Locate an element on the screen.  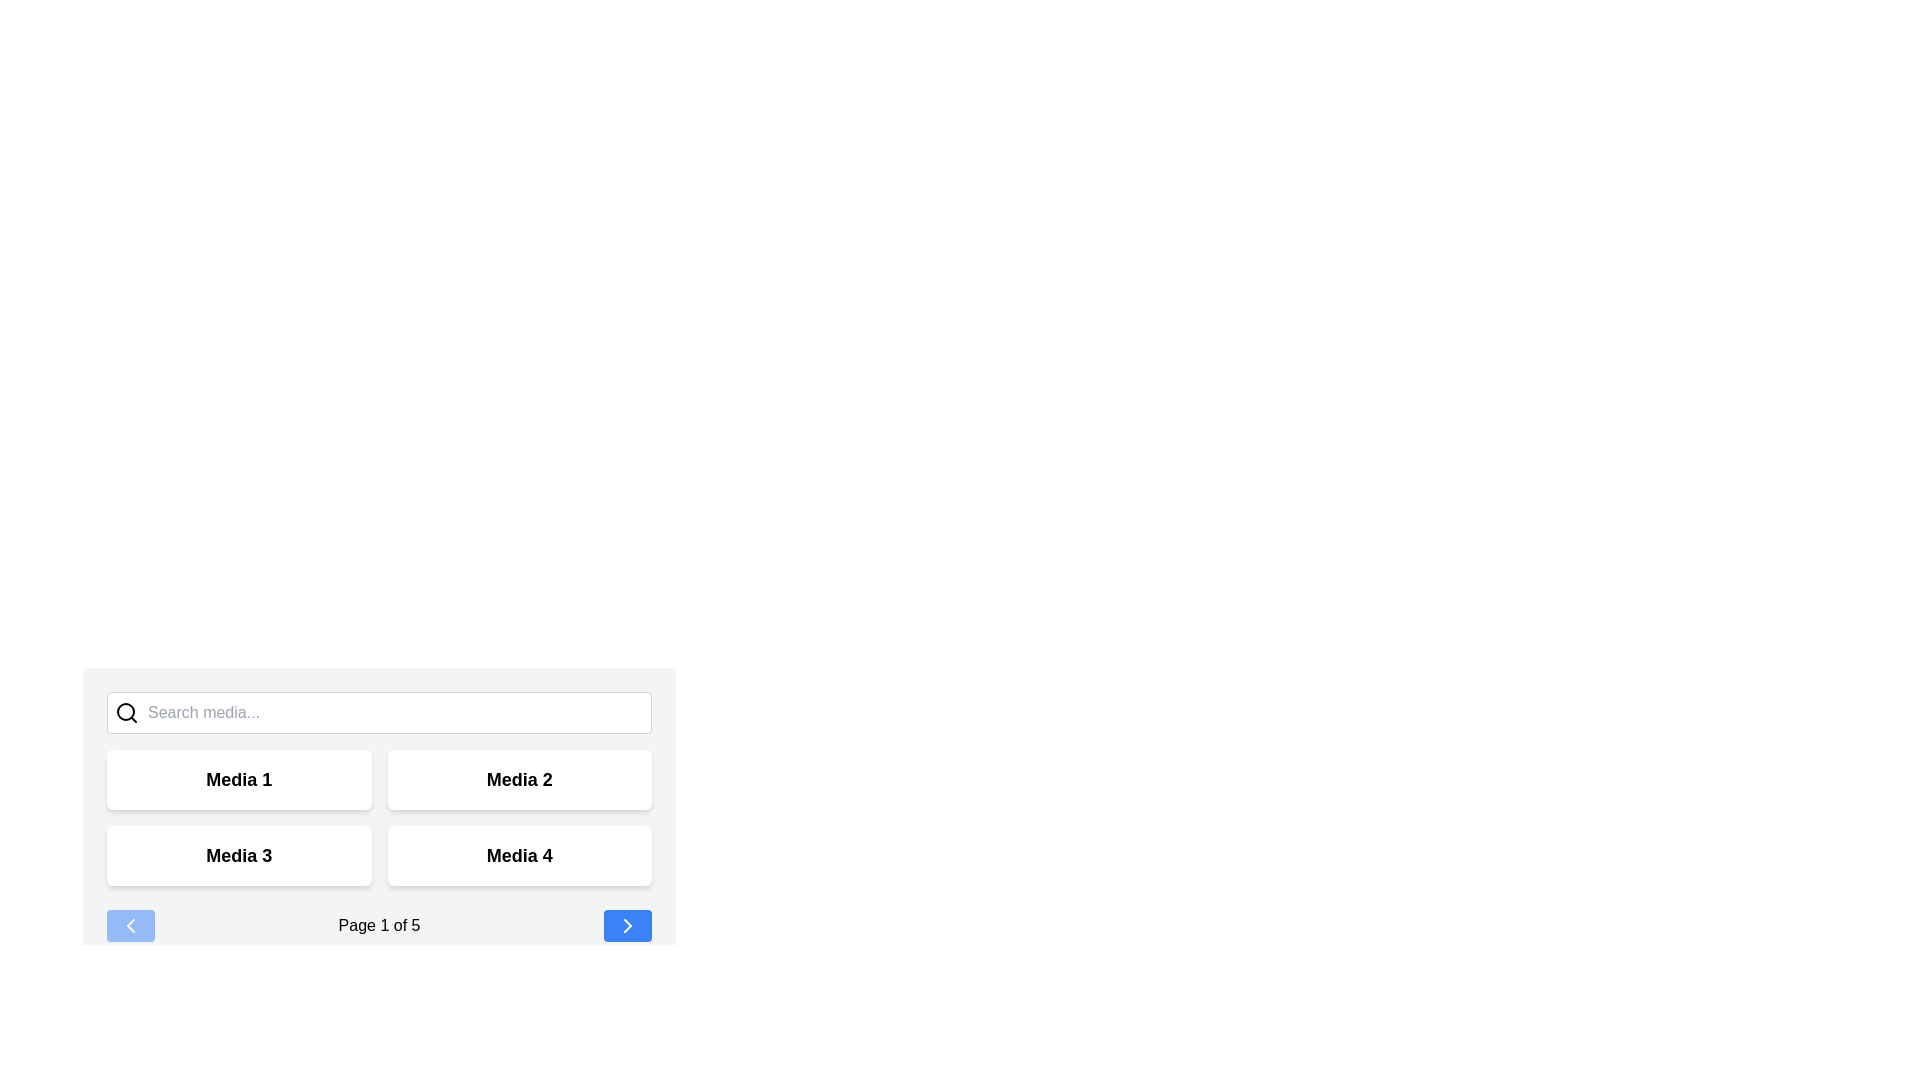
the search icon resembling a magnifying glass, which is positioned to the left of the text input field is located at coordinates (125, 712).